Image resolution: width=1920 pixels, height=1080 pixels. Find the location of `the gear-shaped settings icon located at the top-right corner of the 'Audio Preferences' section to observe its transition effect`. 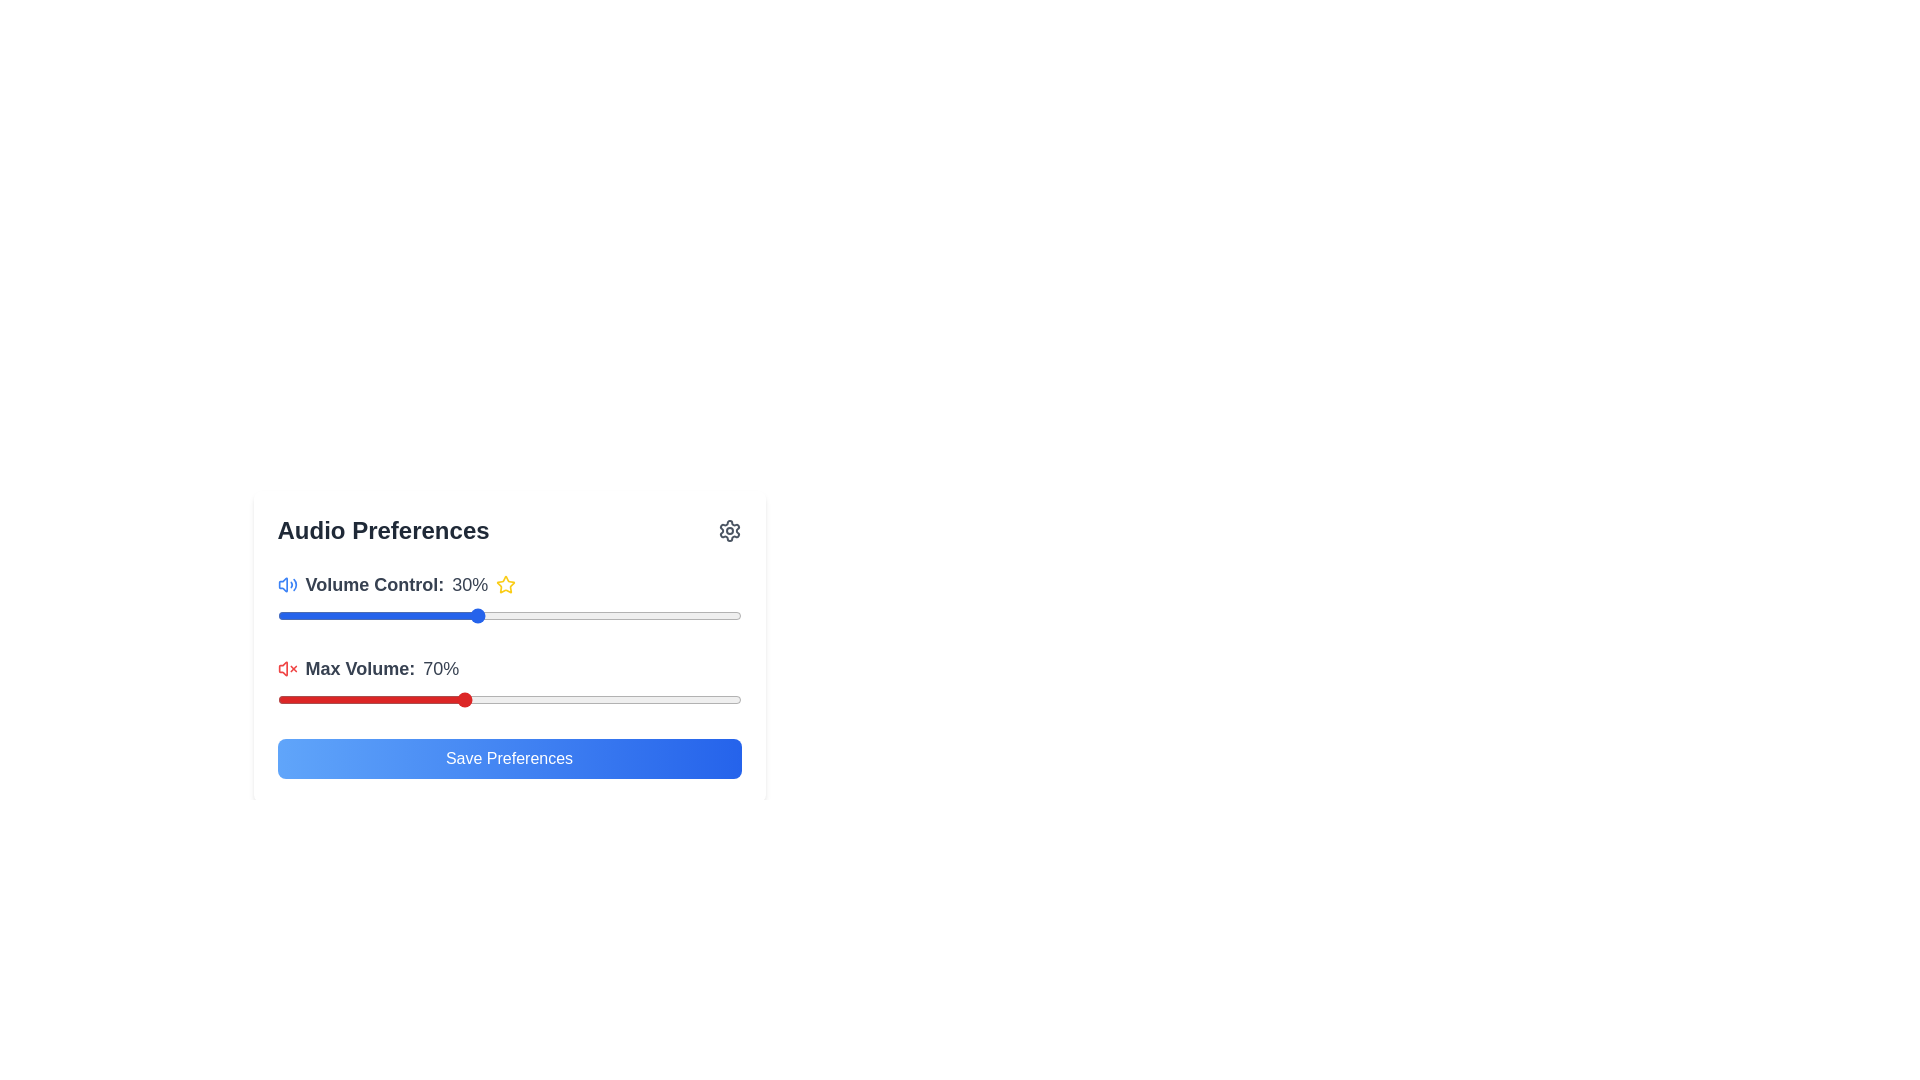

the gear-shaped settings icon located at the top-right corner of the 'Audio Preferences' section to observe its transition effect is located at coordinates (728, 530).